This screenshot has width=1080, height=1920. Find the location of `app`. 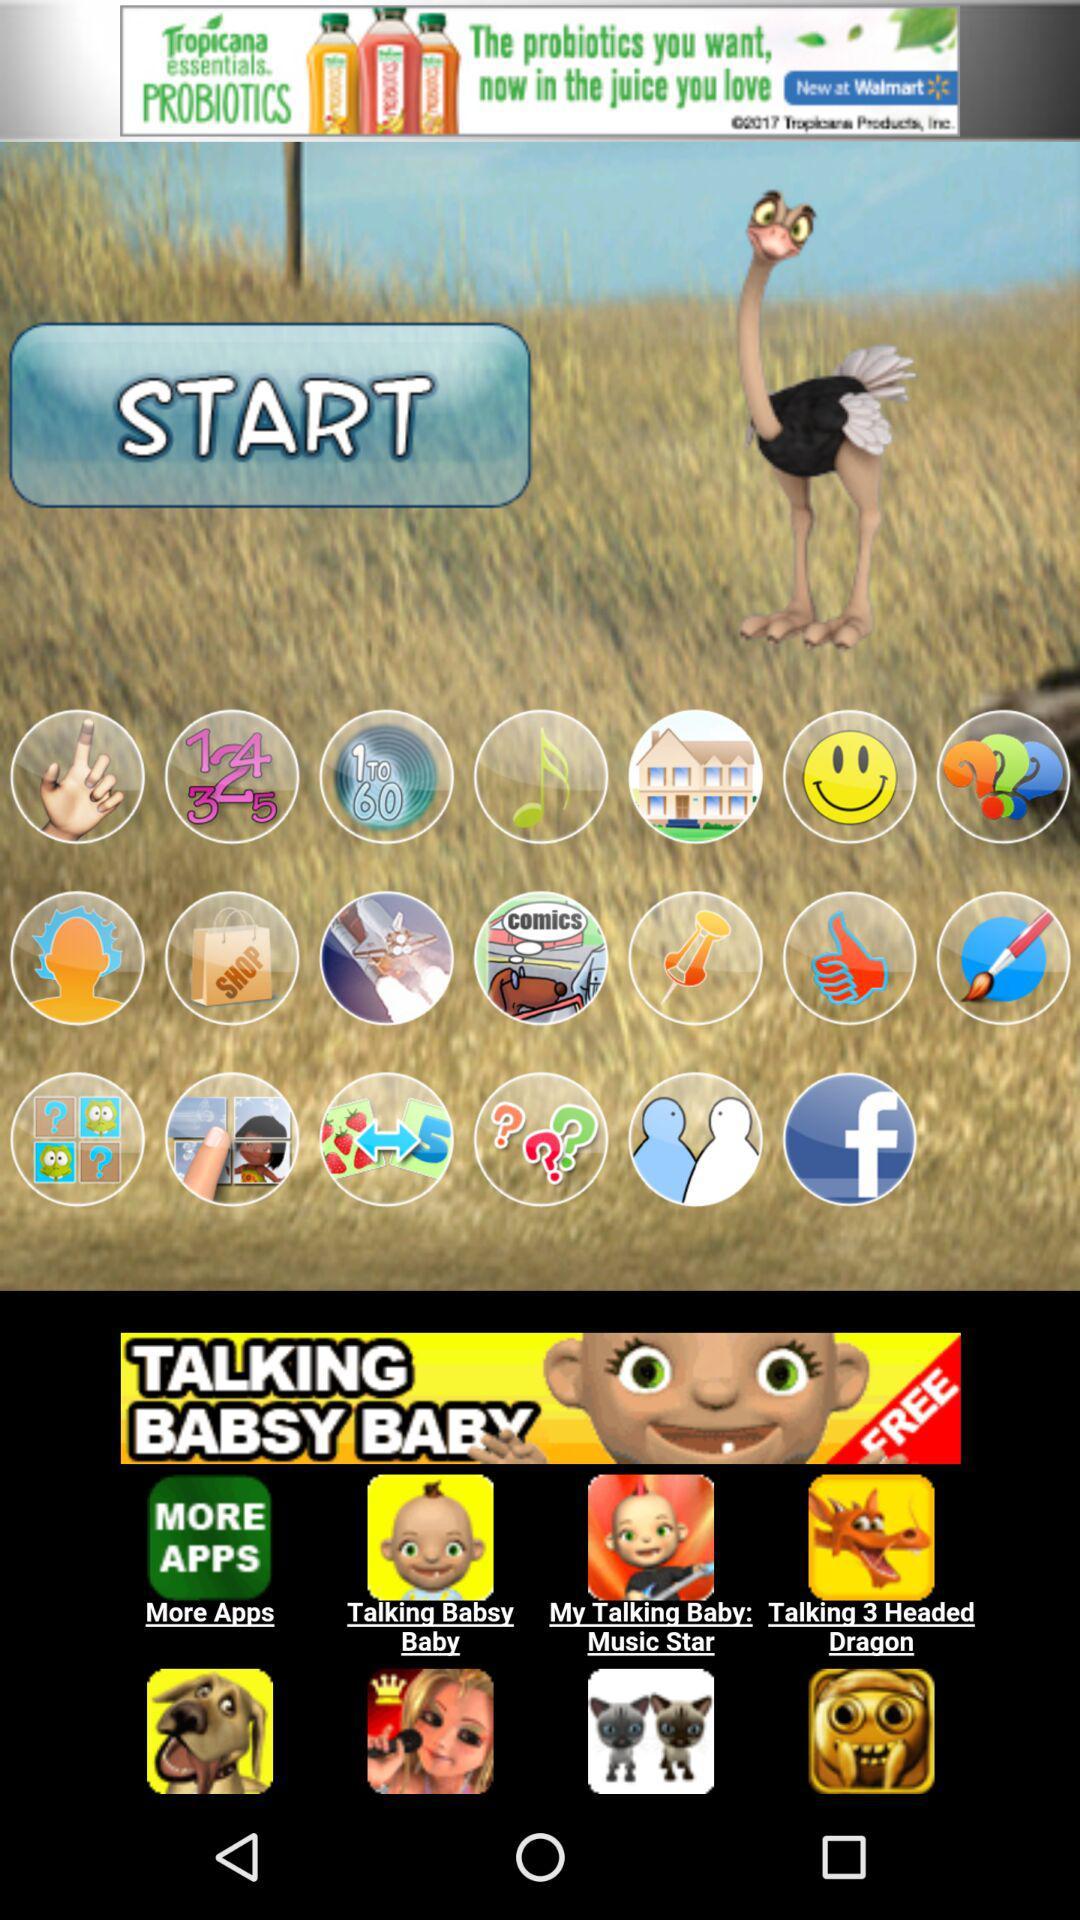

app is located at coordinates (540, 957).